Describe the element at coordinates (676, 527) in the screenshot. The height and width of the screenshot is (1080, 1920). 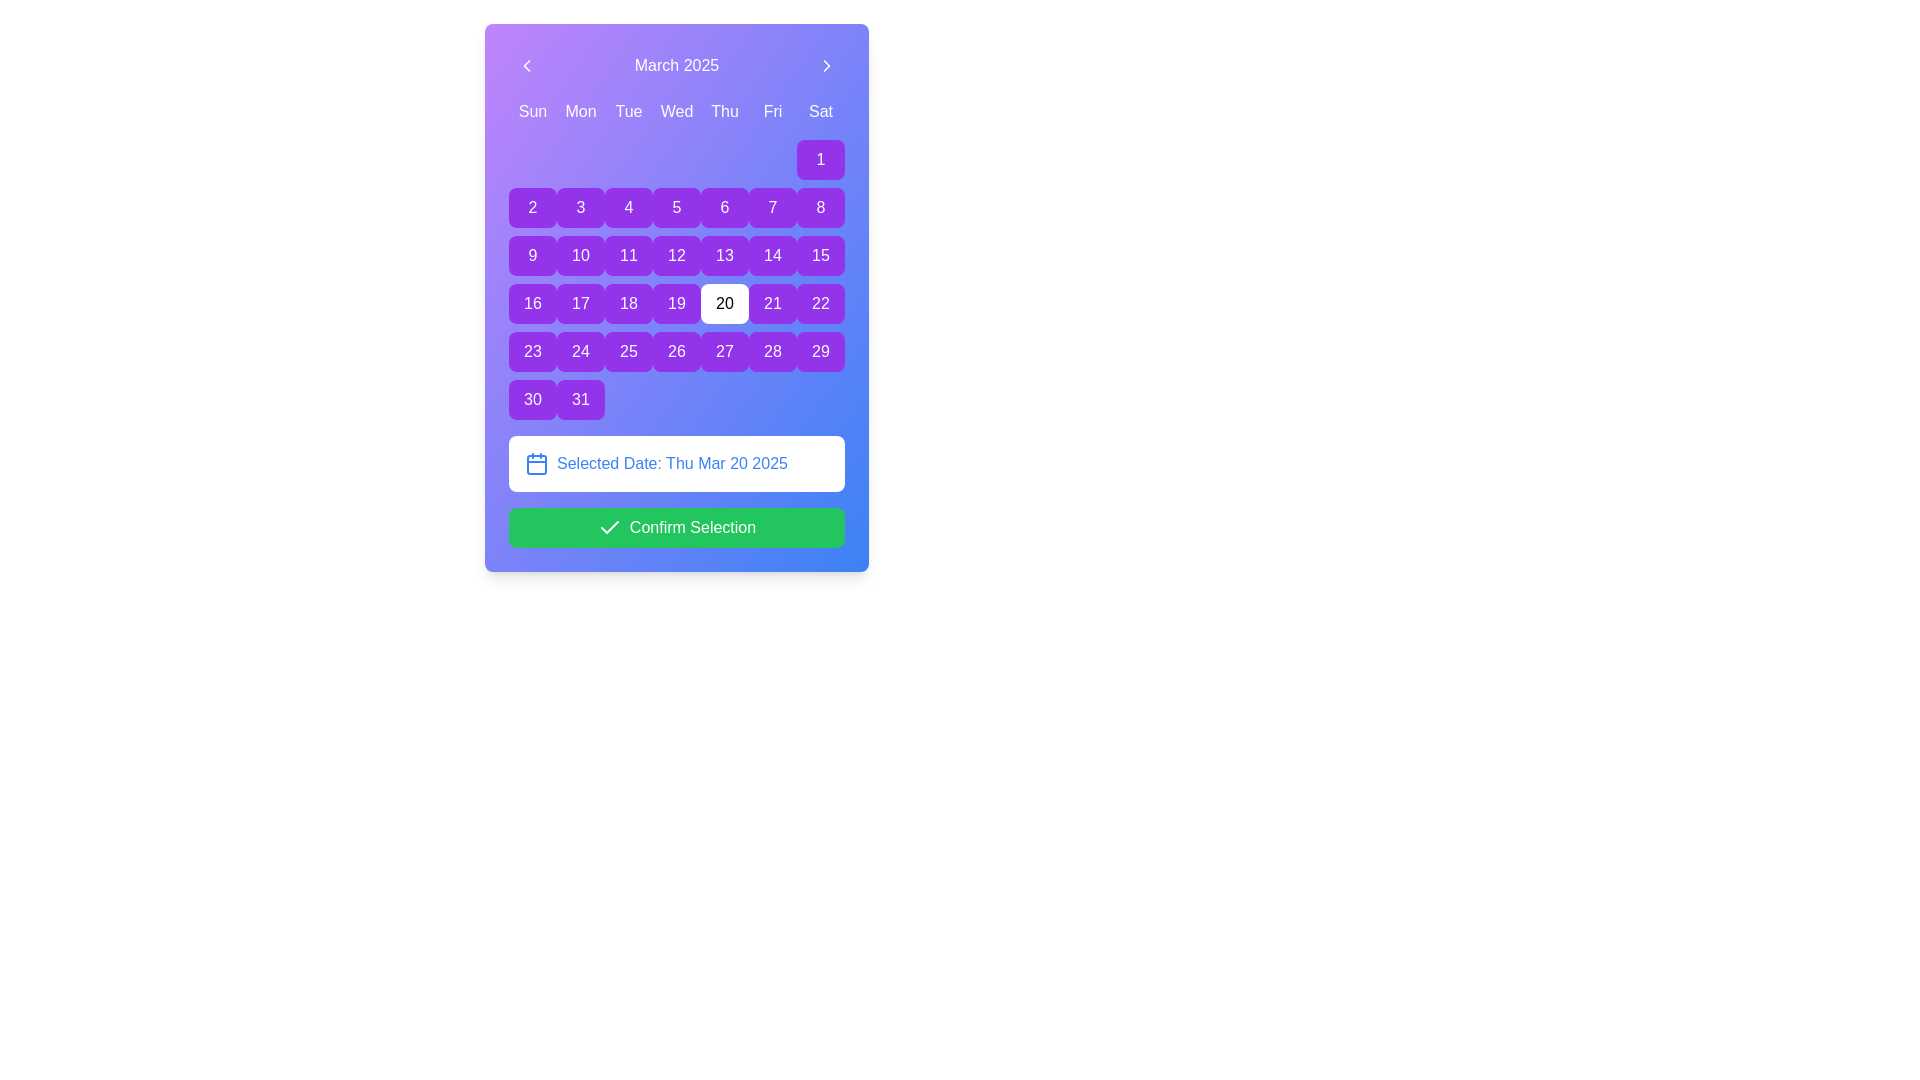
I see `the confirmation button located at the bottom of the calendar interface to confirm the selected date` at that location.